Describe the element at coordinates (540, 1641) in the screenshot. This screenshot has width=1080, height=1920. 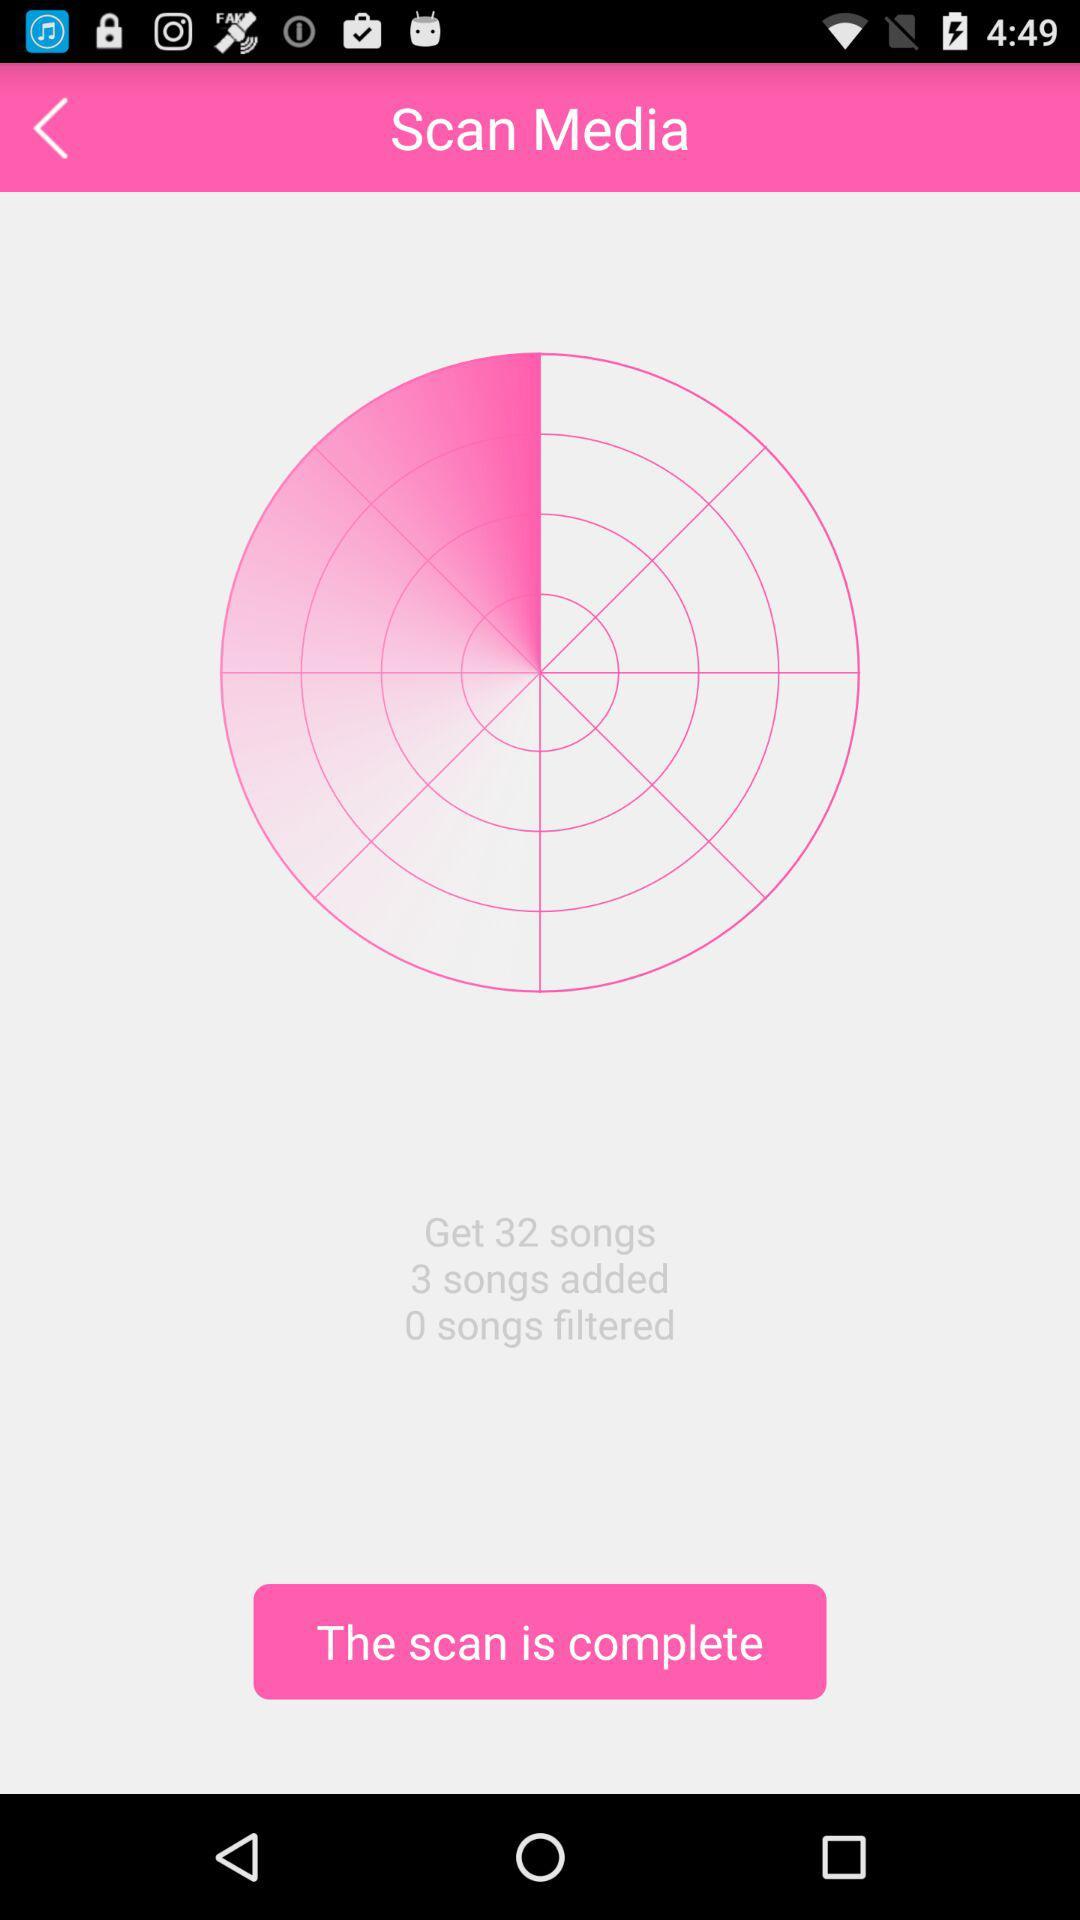
I see `the scan is icon` at that location.